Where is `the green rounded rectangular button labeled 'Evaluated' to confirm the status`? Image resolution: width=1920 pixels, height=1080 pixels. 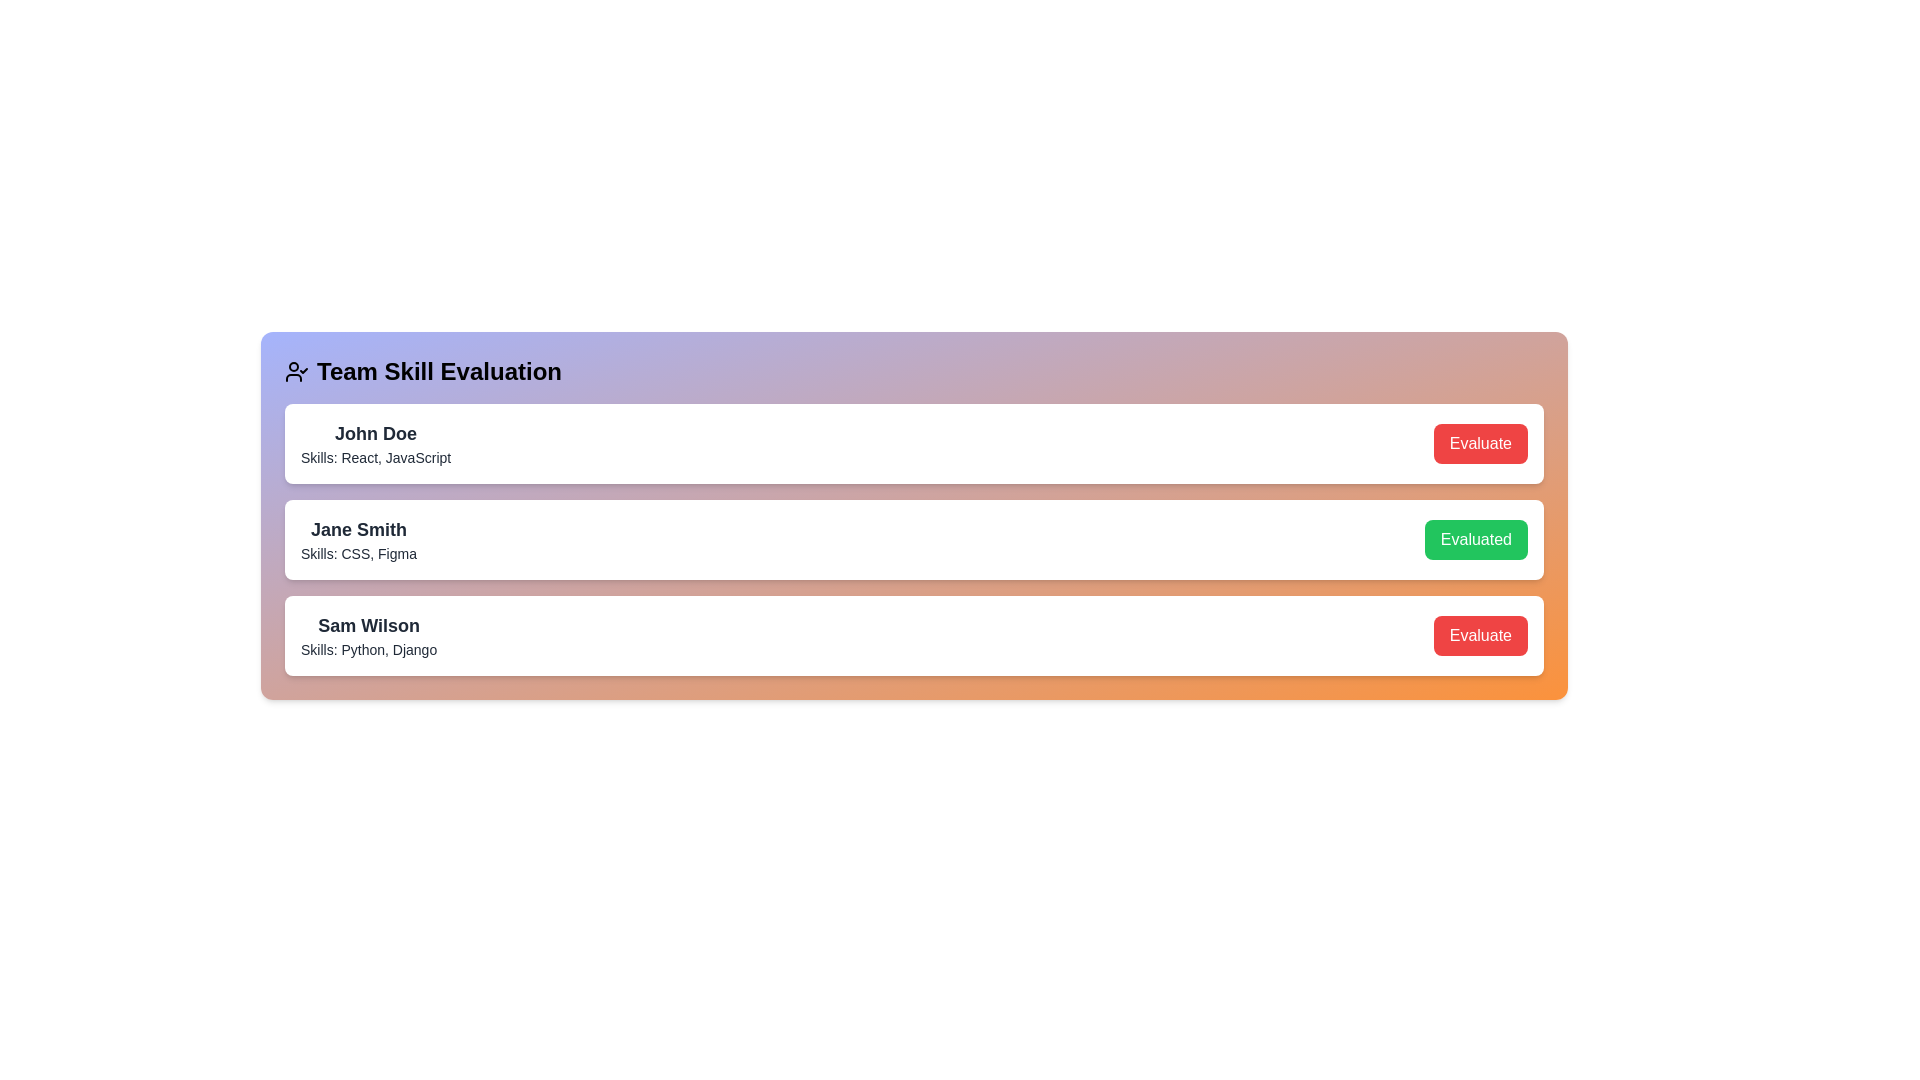
the green rounded rectangular button labeled 'Evaluated' to confirm the status is located at coordinates (1476, 540).